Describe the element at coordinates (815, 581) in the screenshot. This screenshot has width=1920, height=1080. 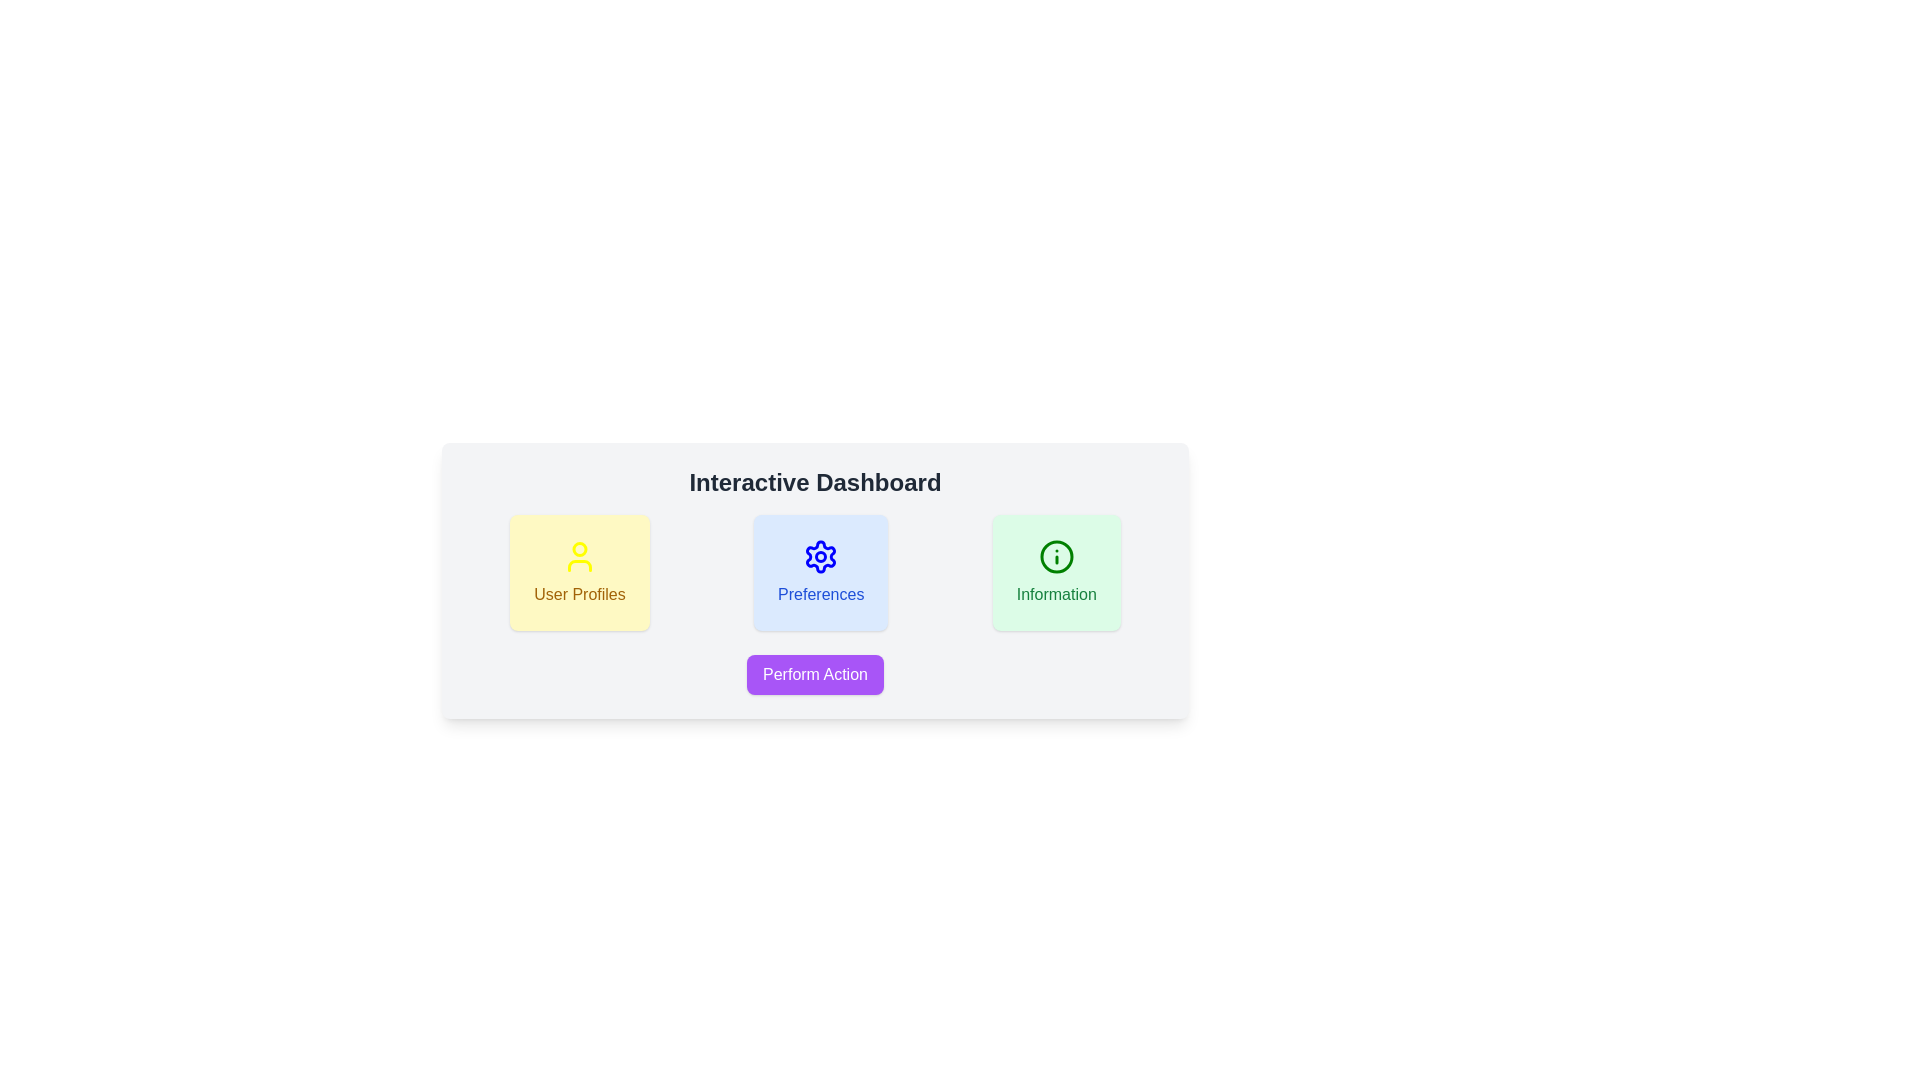
I see `the blue rectangular 'Preferences' informational card that contains a gear icon and text, located in the middle of three horizontal cards in the 'Interactive Dashboard'` at that location.